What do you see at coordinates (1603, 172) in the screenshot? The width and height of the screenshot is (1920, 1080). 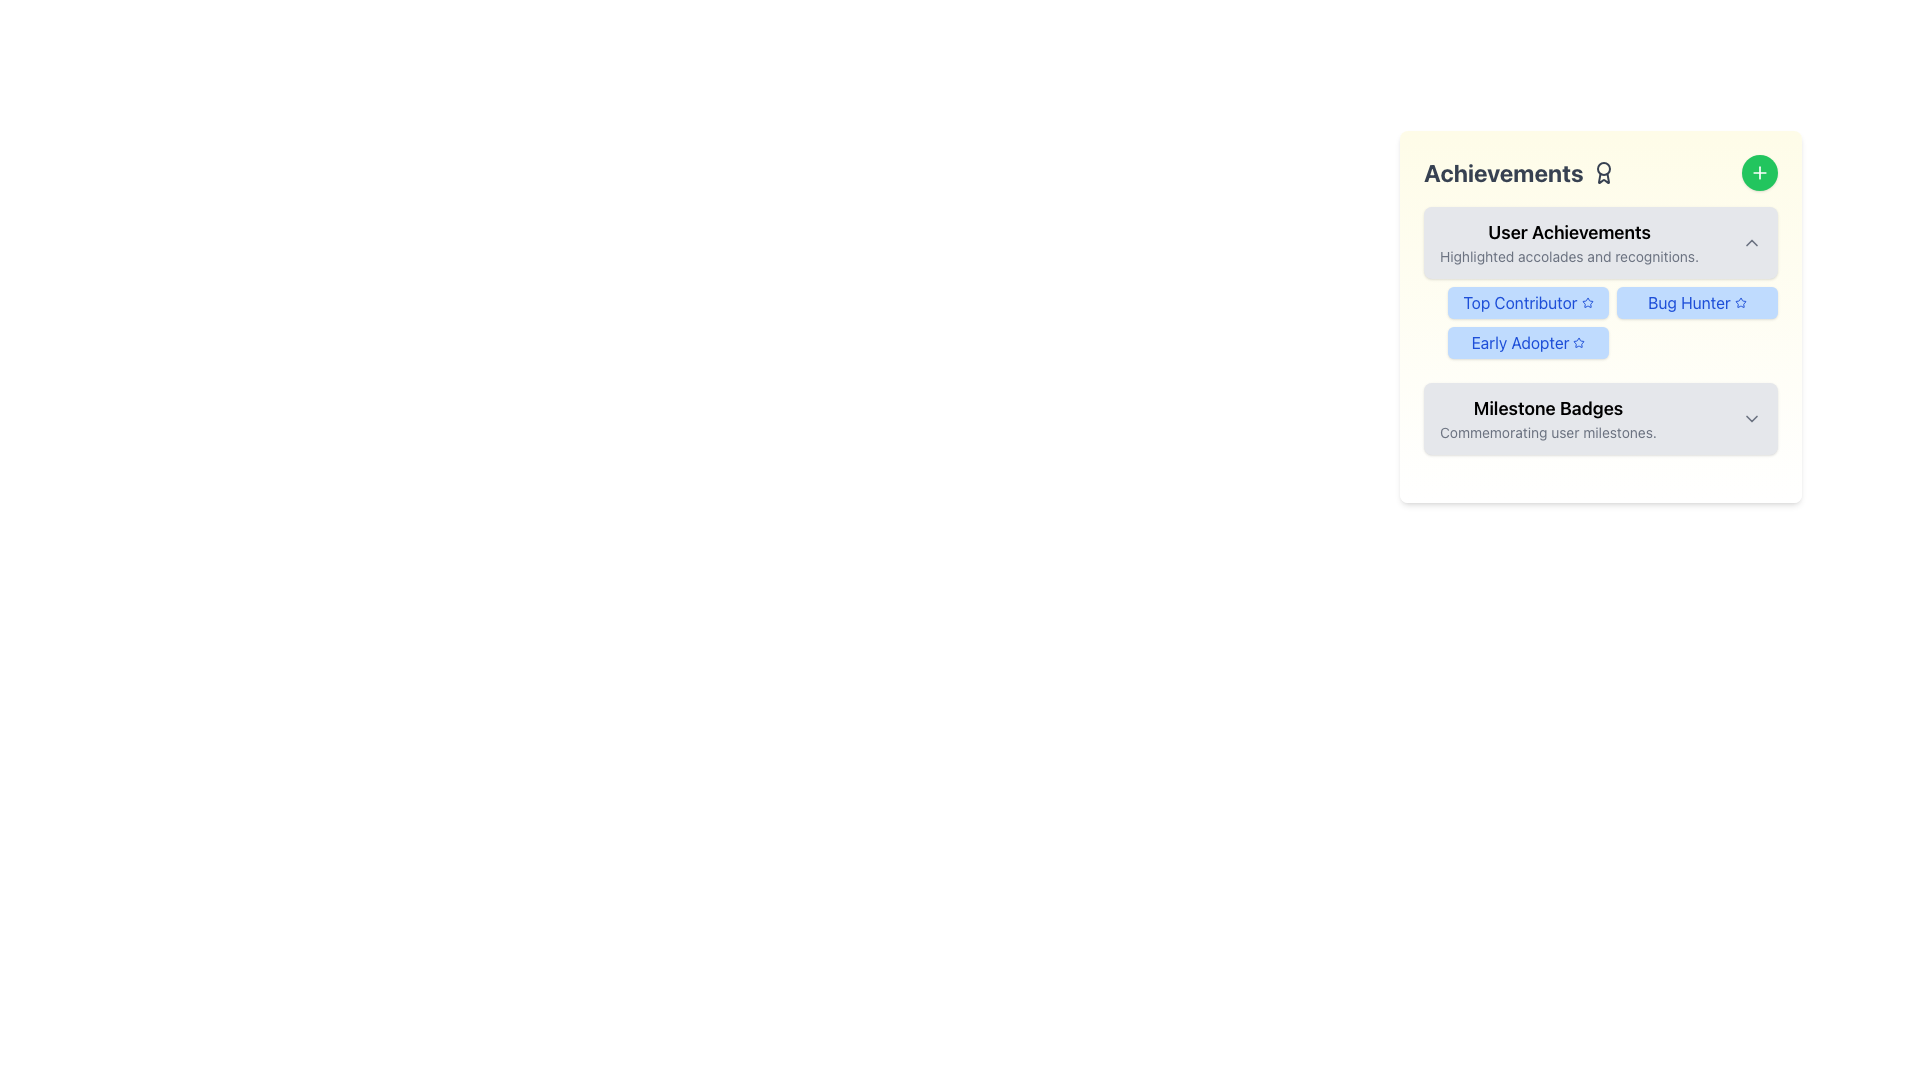 I see `the award or badge icon located next to the 'Achievements' header text at the top of the user achievements section` at bounding box center [1603, 172].